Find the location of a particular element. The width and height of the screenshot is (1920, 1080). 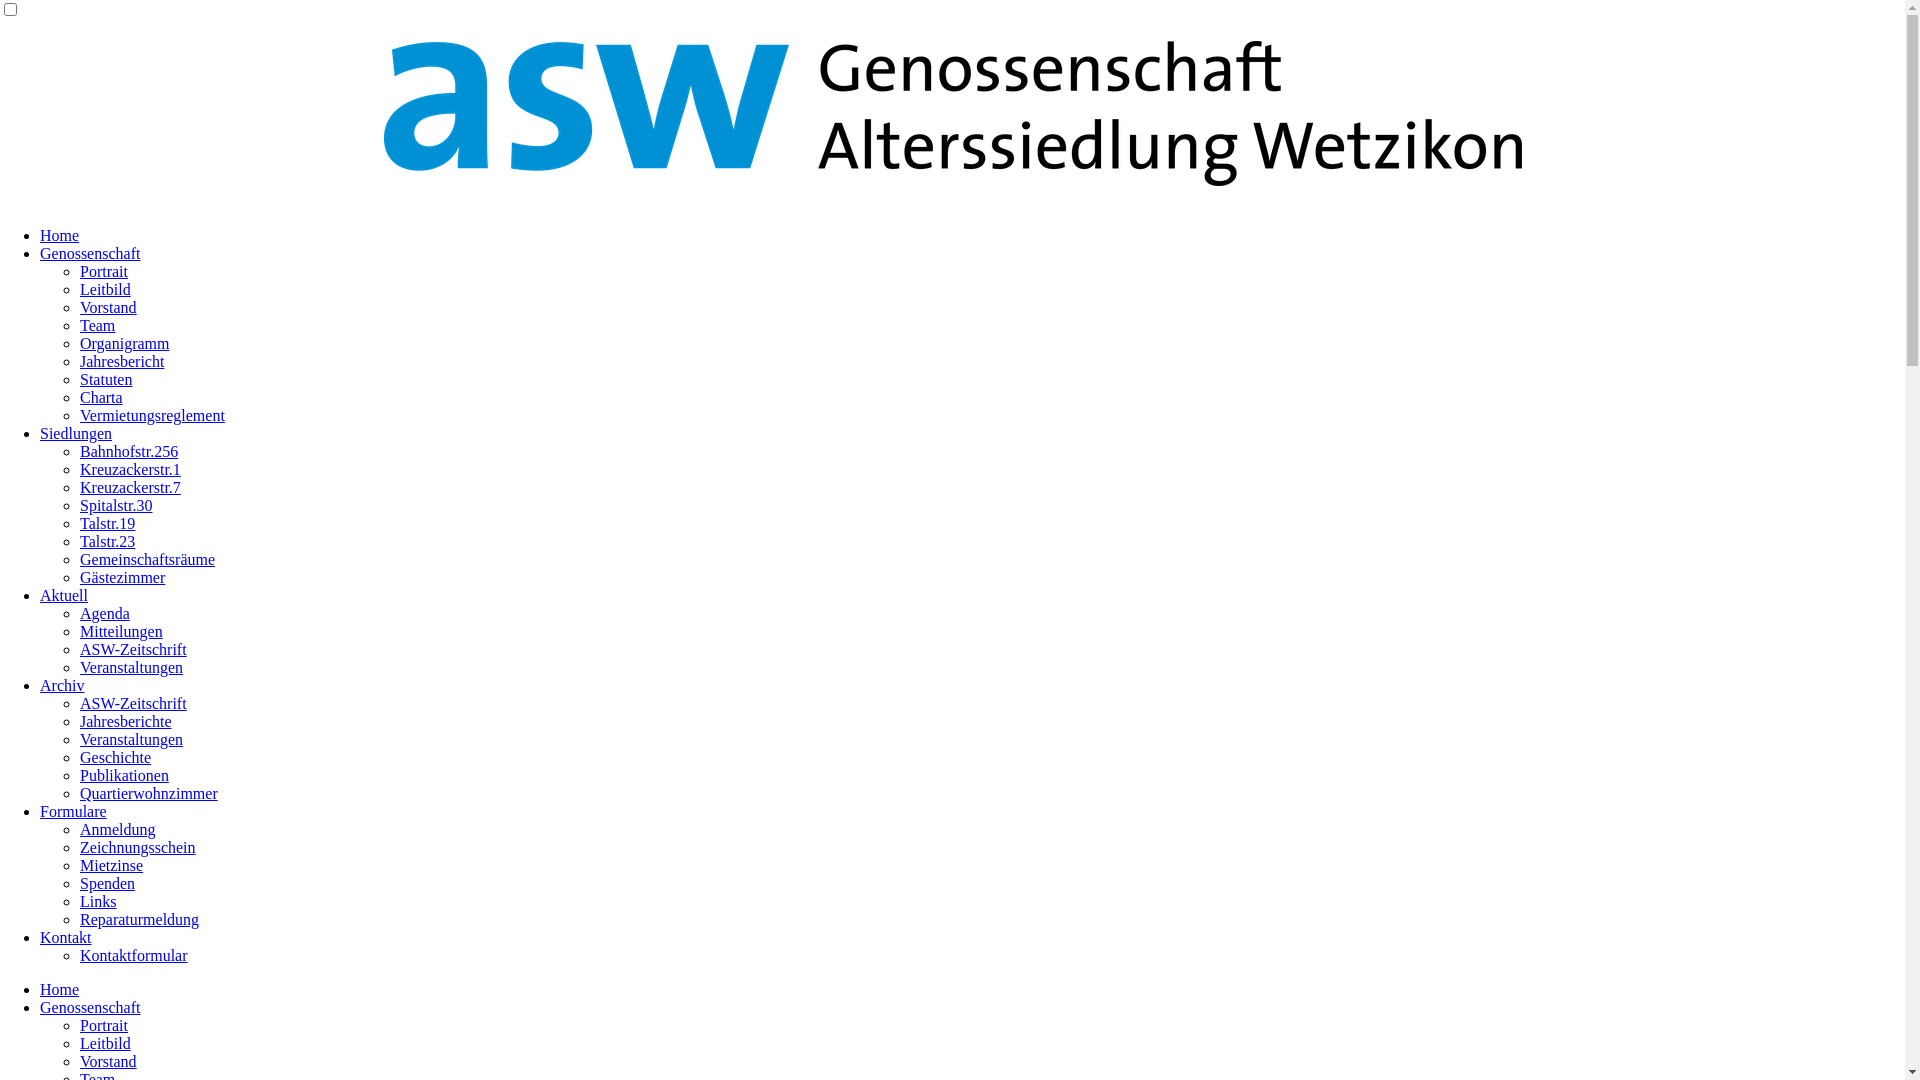

'Vermietungsreglement' is located at coordinates (151, 414).